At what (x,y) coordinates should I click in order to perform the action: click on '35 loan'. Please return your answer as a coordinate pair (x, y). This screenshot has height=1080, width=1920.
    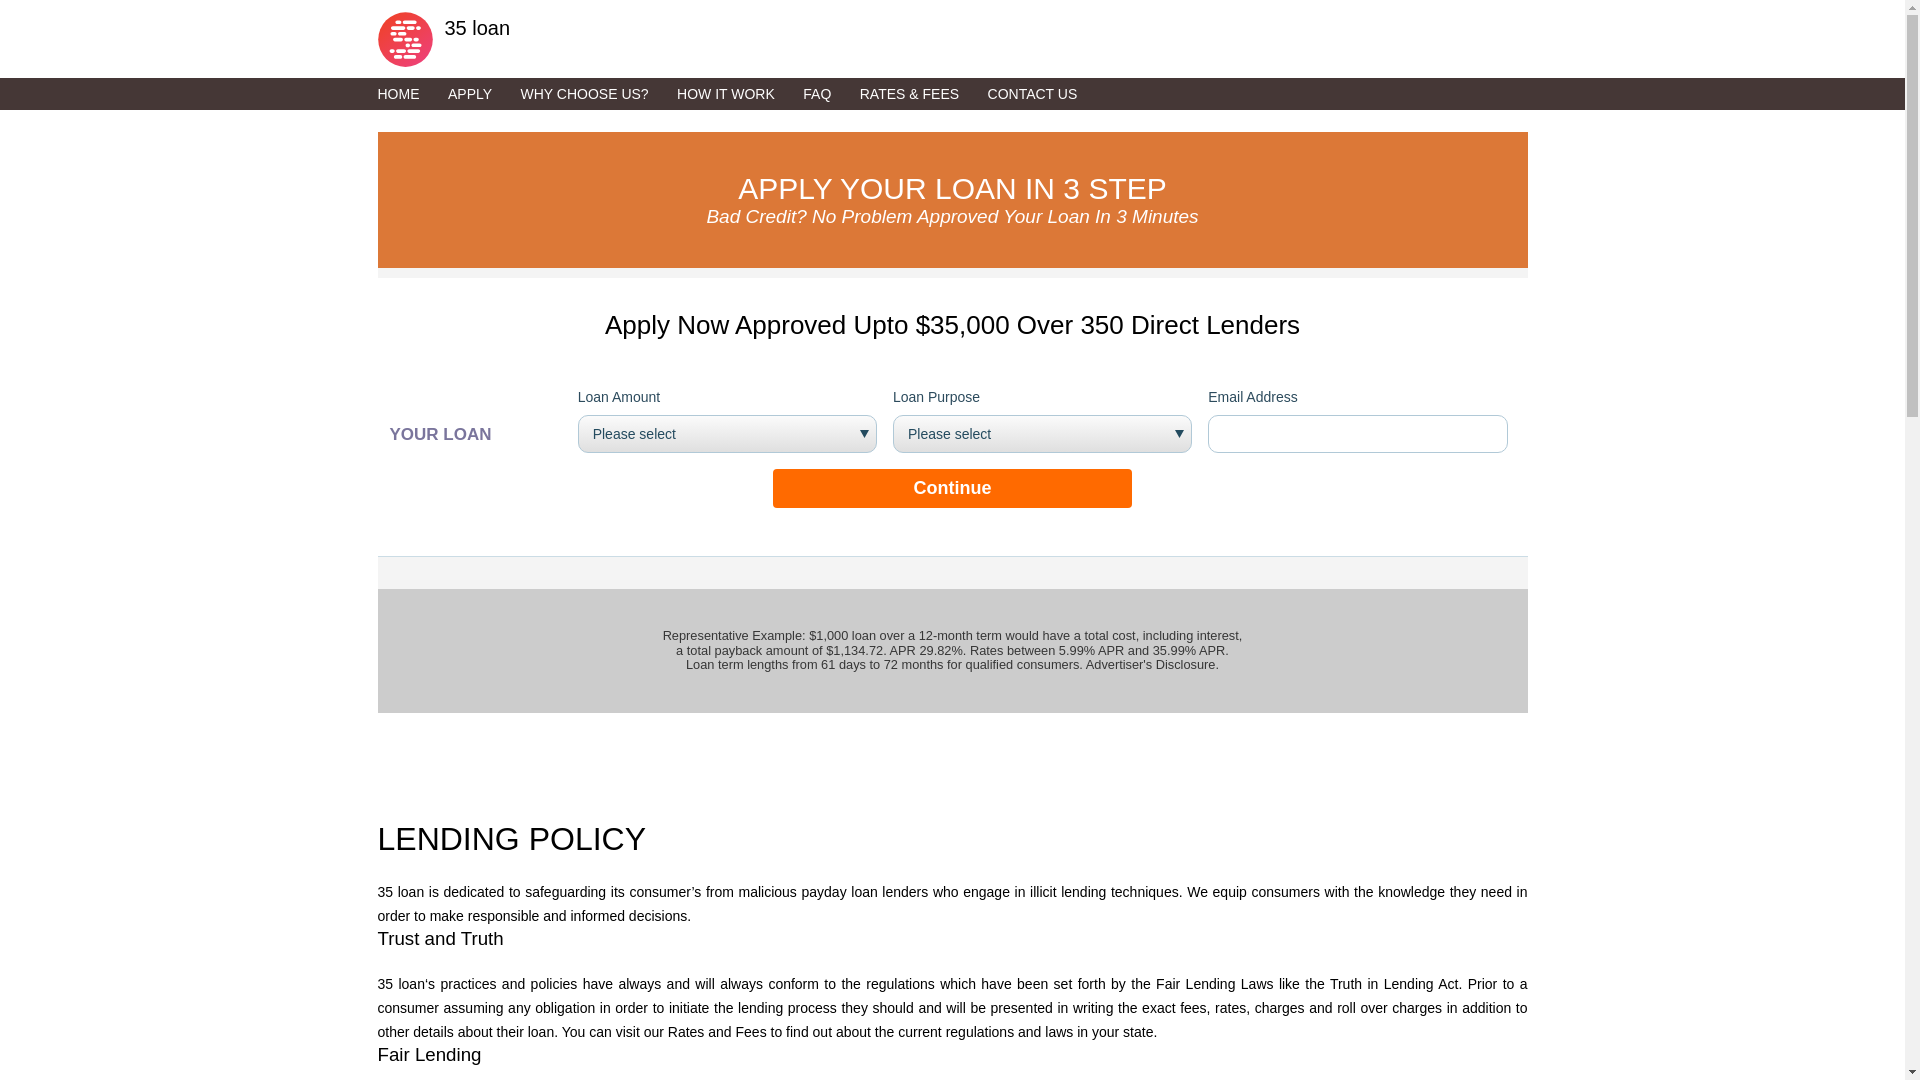
    Looking at the image, I should click on (378, 33).